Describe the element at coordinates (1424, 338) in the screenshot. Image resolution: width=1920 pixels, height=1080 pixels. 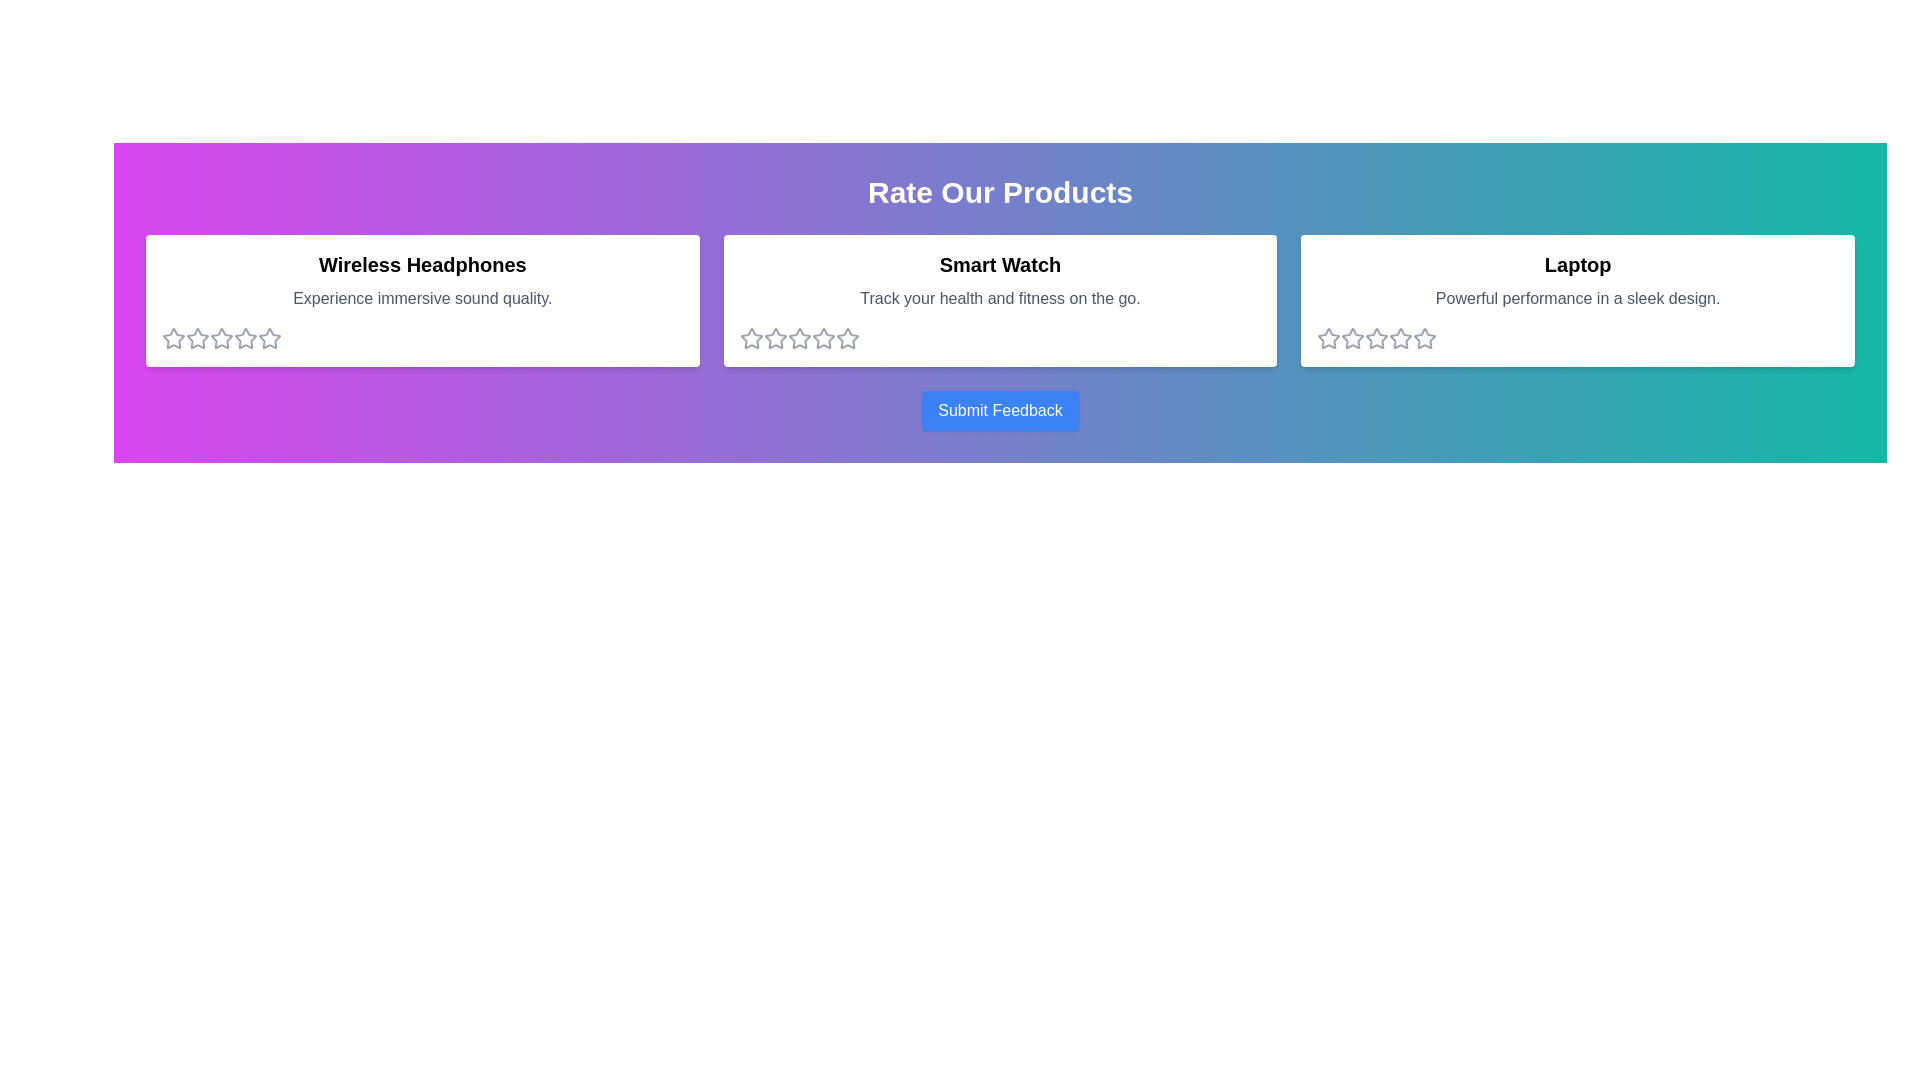
I see `the 5 star for the product Laptop to set its rating` at that location.